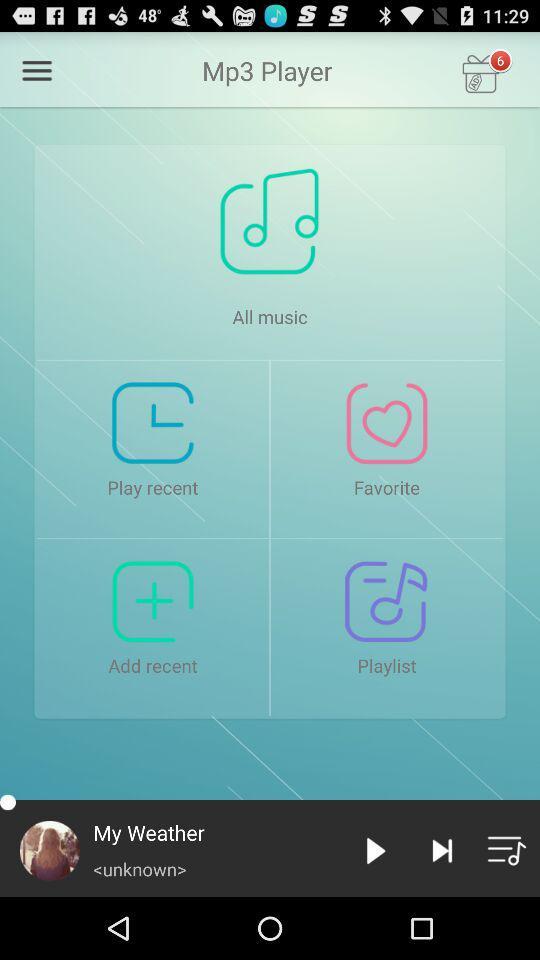 The image size is (540, 960). What do you see at coordinates (507, 910) in the screenshot?
I see `the playlist icon` at bounding box center [507, 910].